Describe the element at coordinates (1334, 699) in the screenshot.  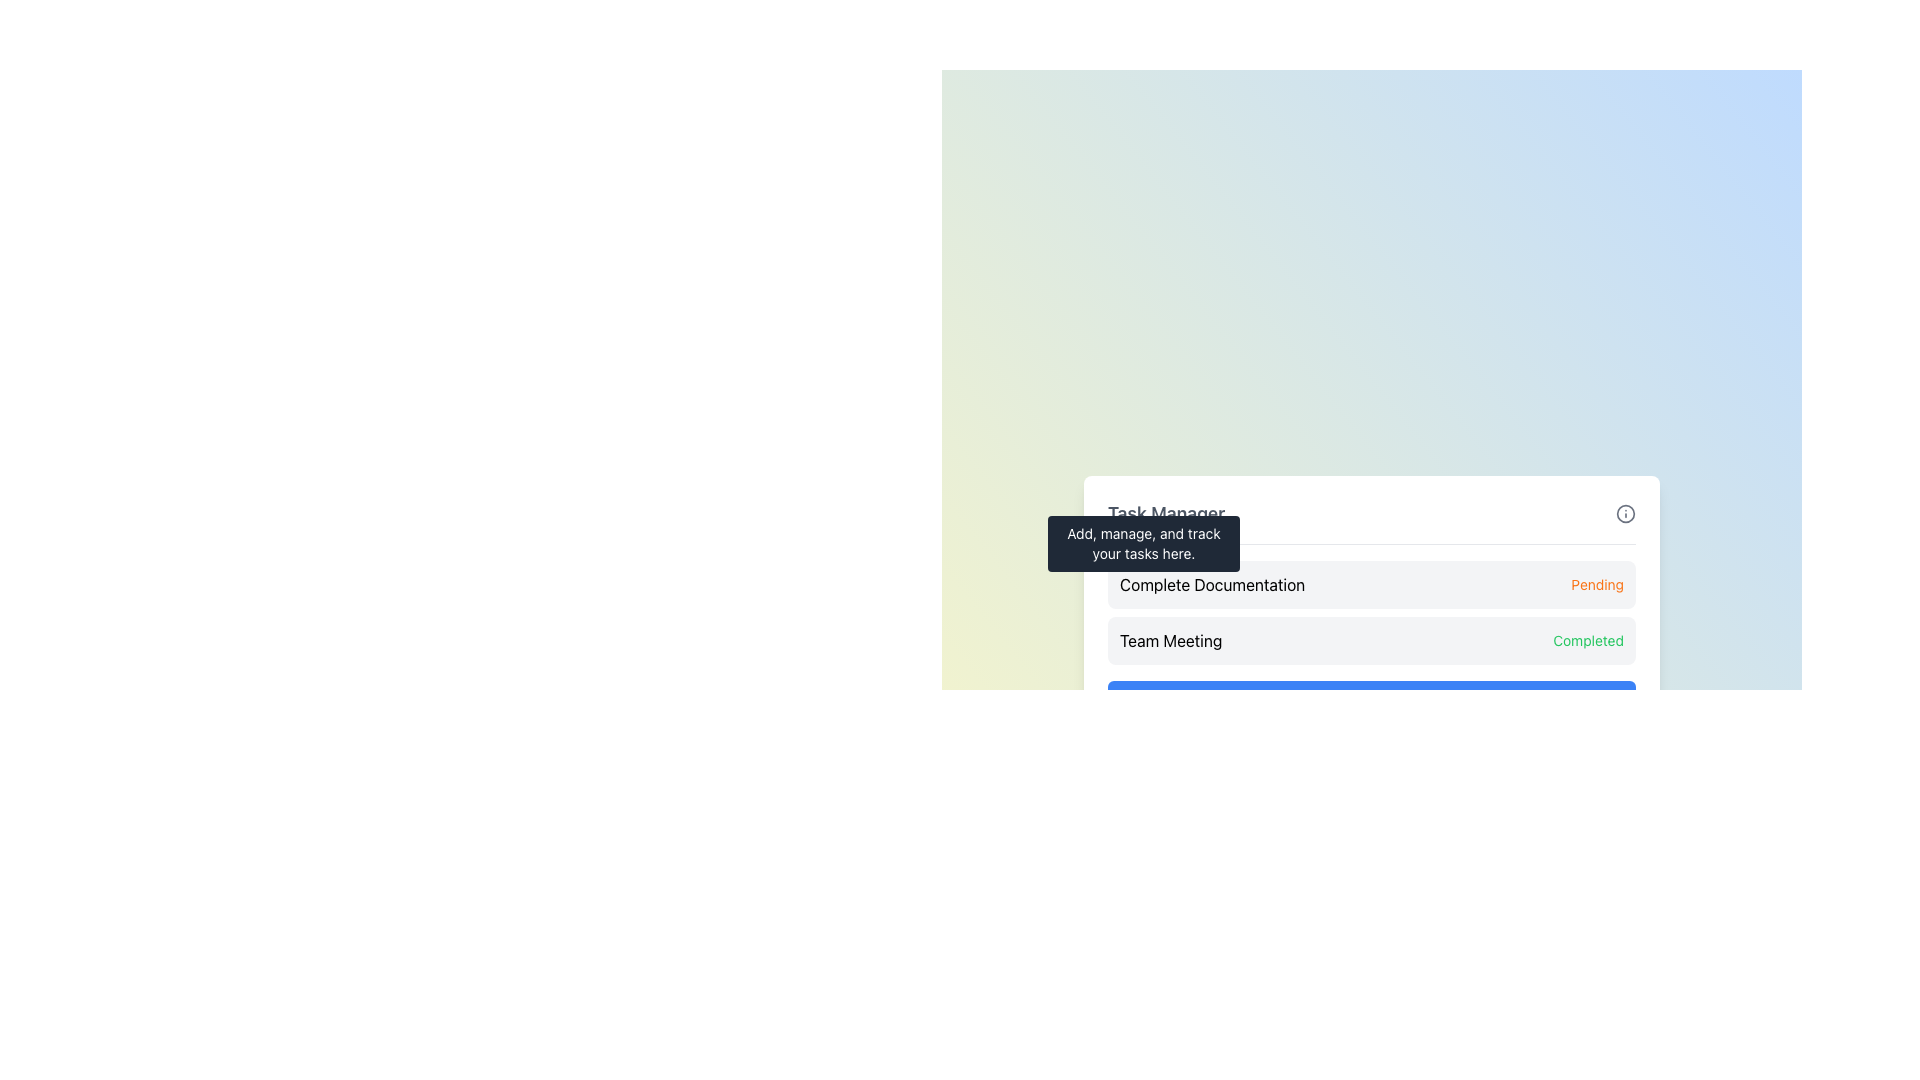
I see `the circular element that is part of an SVG graphic located in the top-right section of a vertical list or panel interface` at that location.